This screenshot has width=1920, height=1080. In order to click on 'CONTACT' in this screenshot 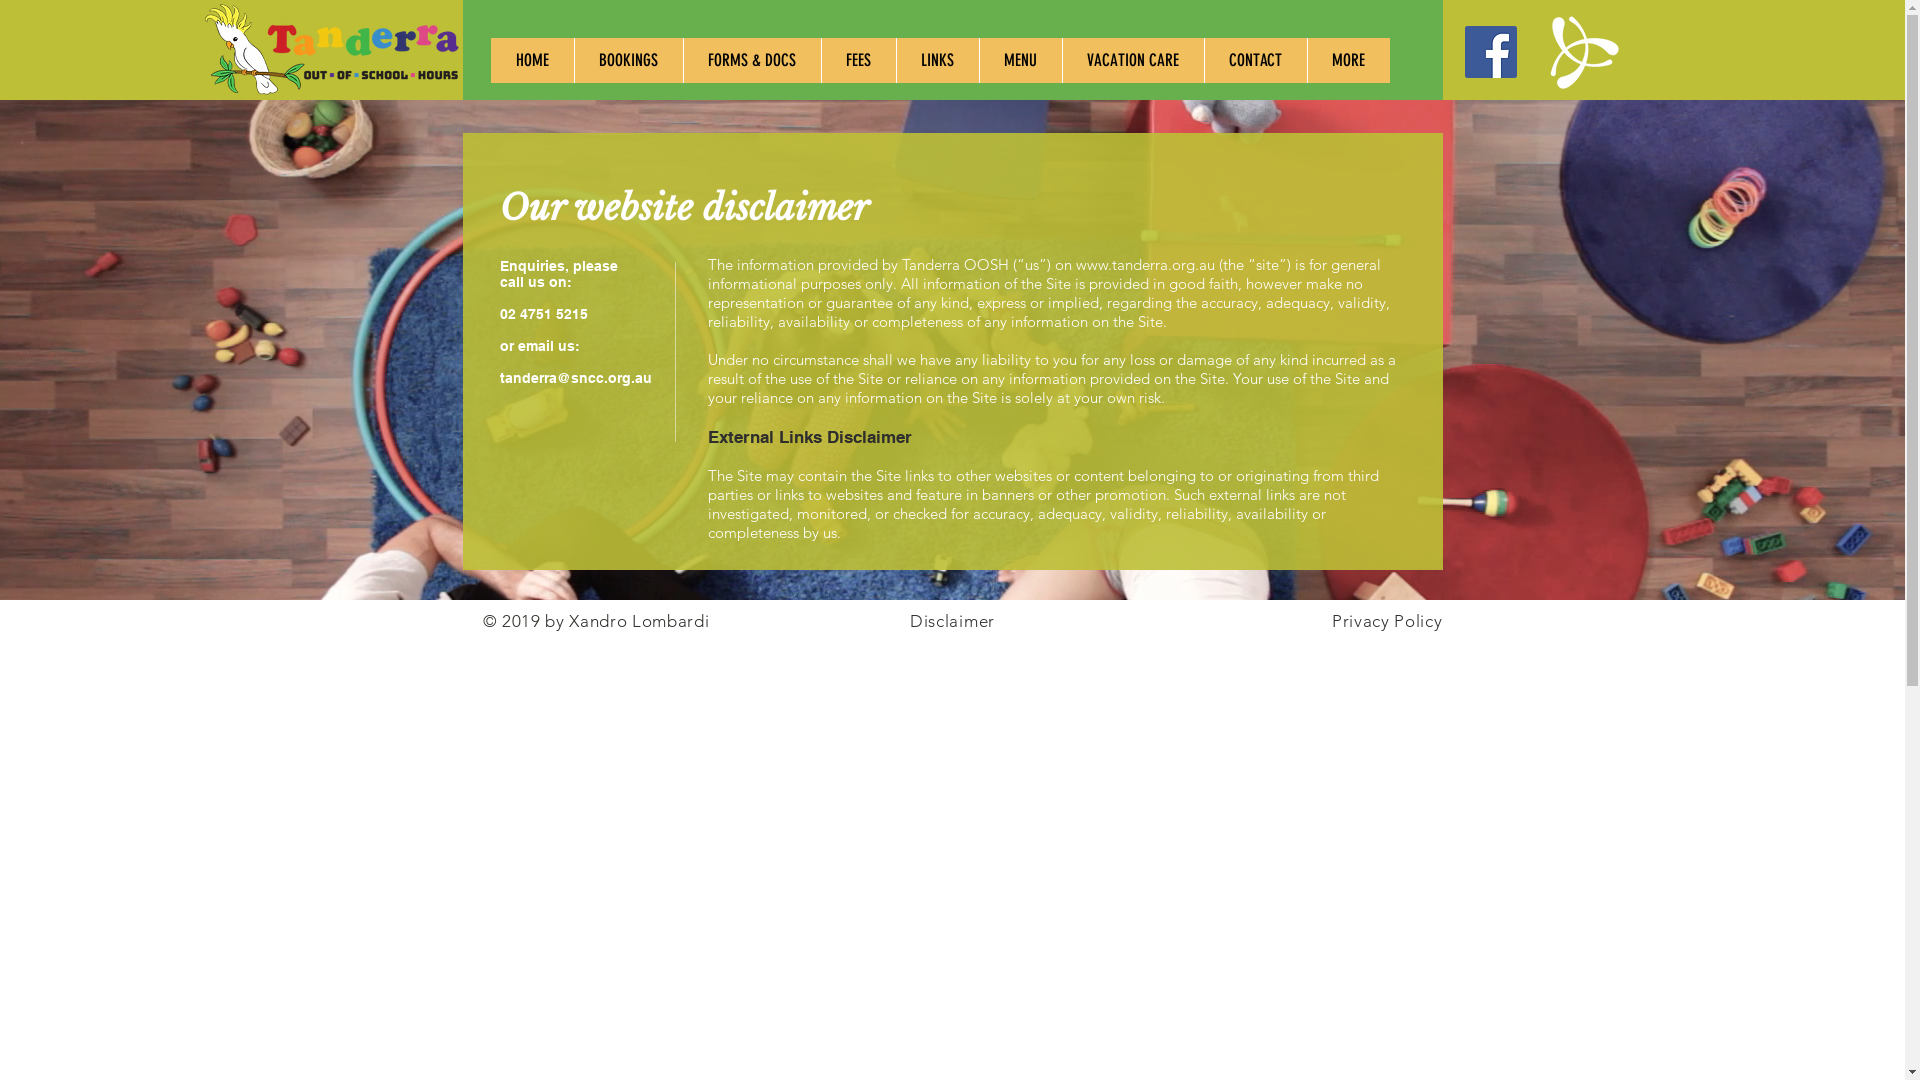, I will do `click(1254, 59)`.